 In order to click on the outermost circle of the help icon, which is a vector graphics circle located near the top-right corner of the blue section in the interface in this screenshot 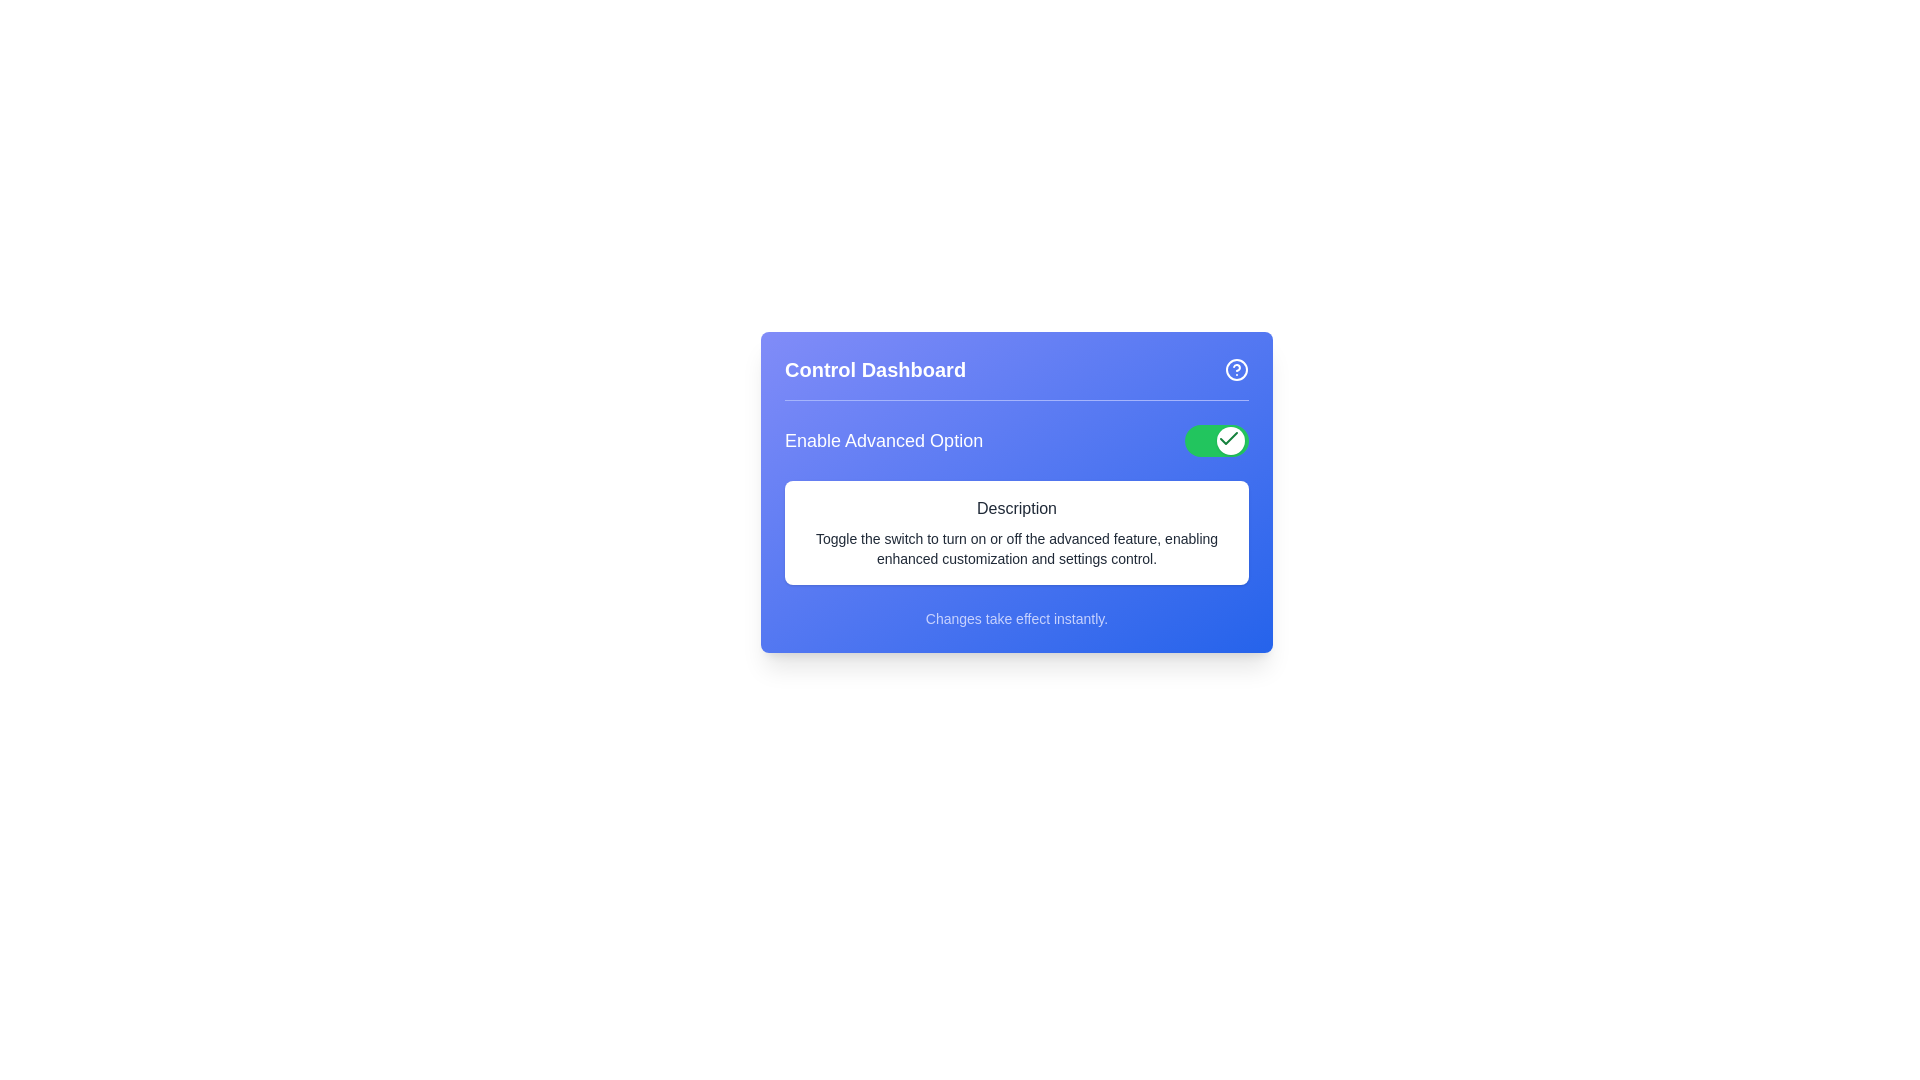, I will do `click(1236, 370)`.